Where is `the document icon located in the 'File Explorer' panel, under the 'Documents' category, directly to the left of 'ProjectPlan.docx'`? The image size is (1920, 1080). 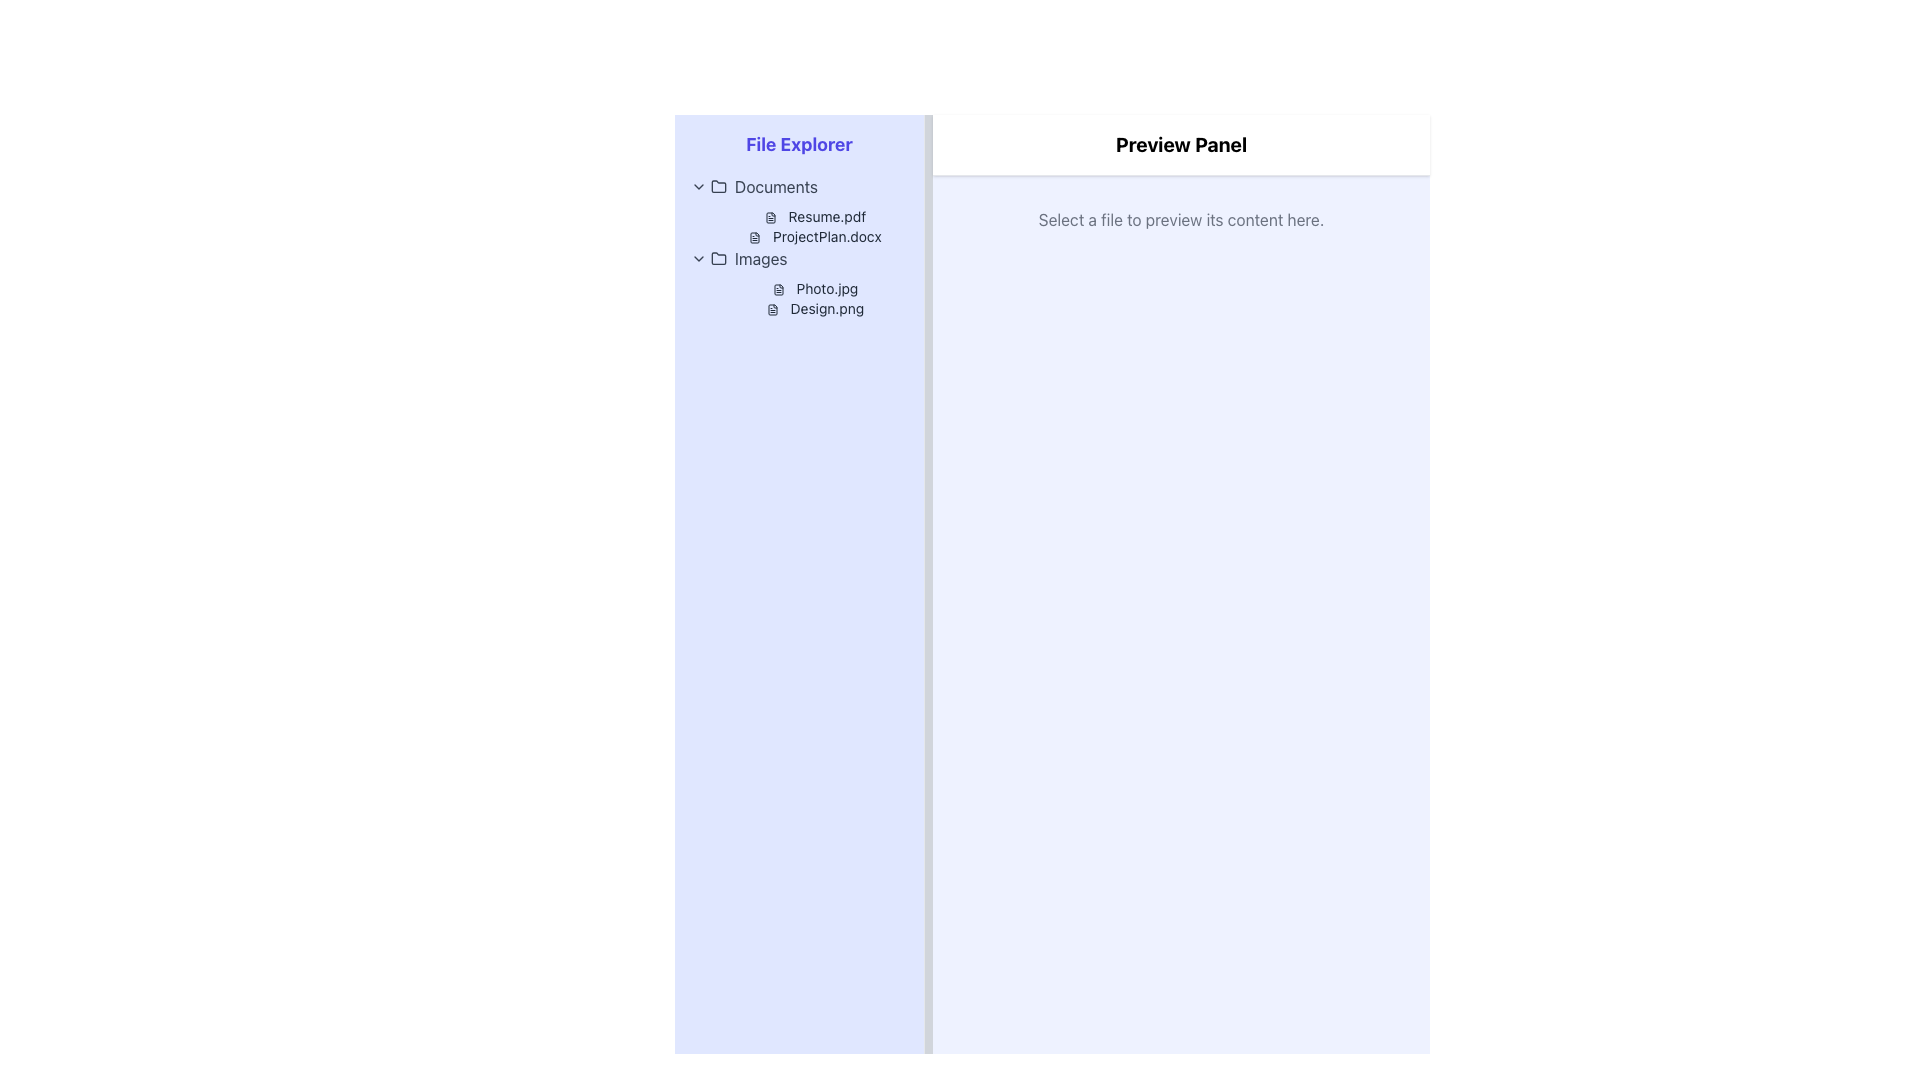
the document icon located in the 'File Explorer' panel, under the 'Documents' category, directly to the left of 'ProjectPlan.docx' is located at coordinates (754, 237).